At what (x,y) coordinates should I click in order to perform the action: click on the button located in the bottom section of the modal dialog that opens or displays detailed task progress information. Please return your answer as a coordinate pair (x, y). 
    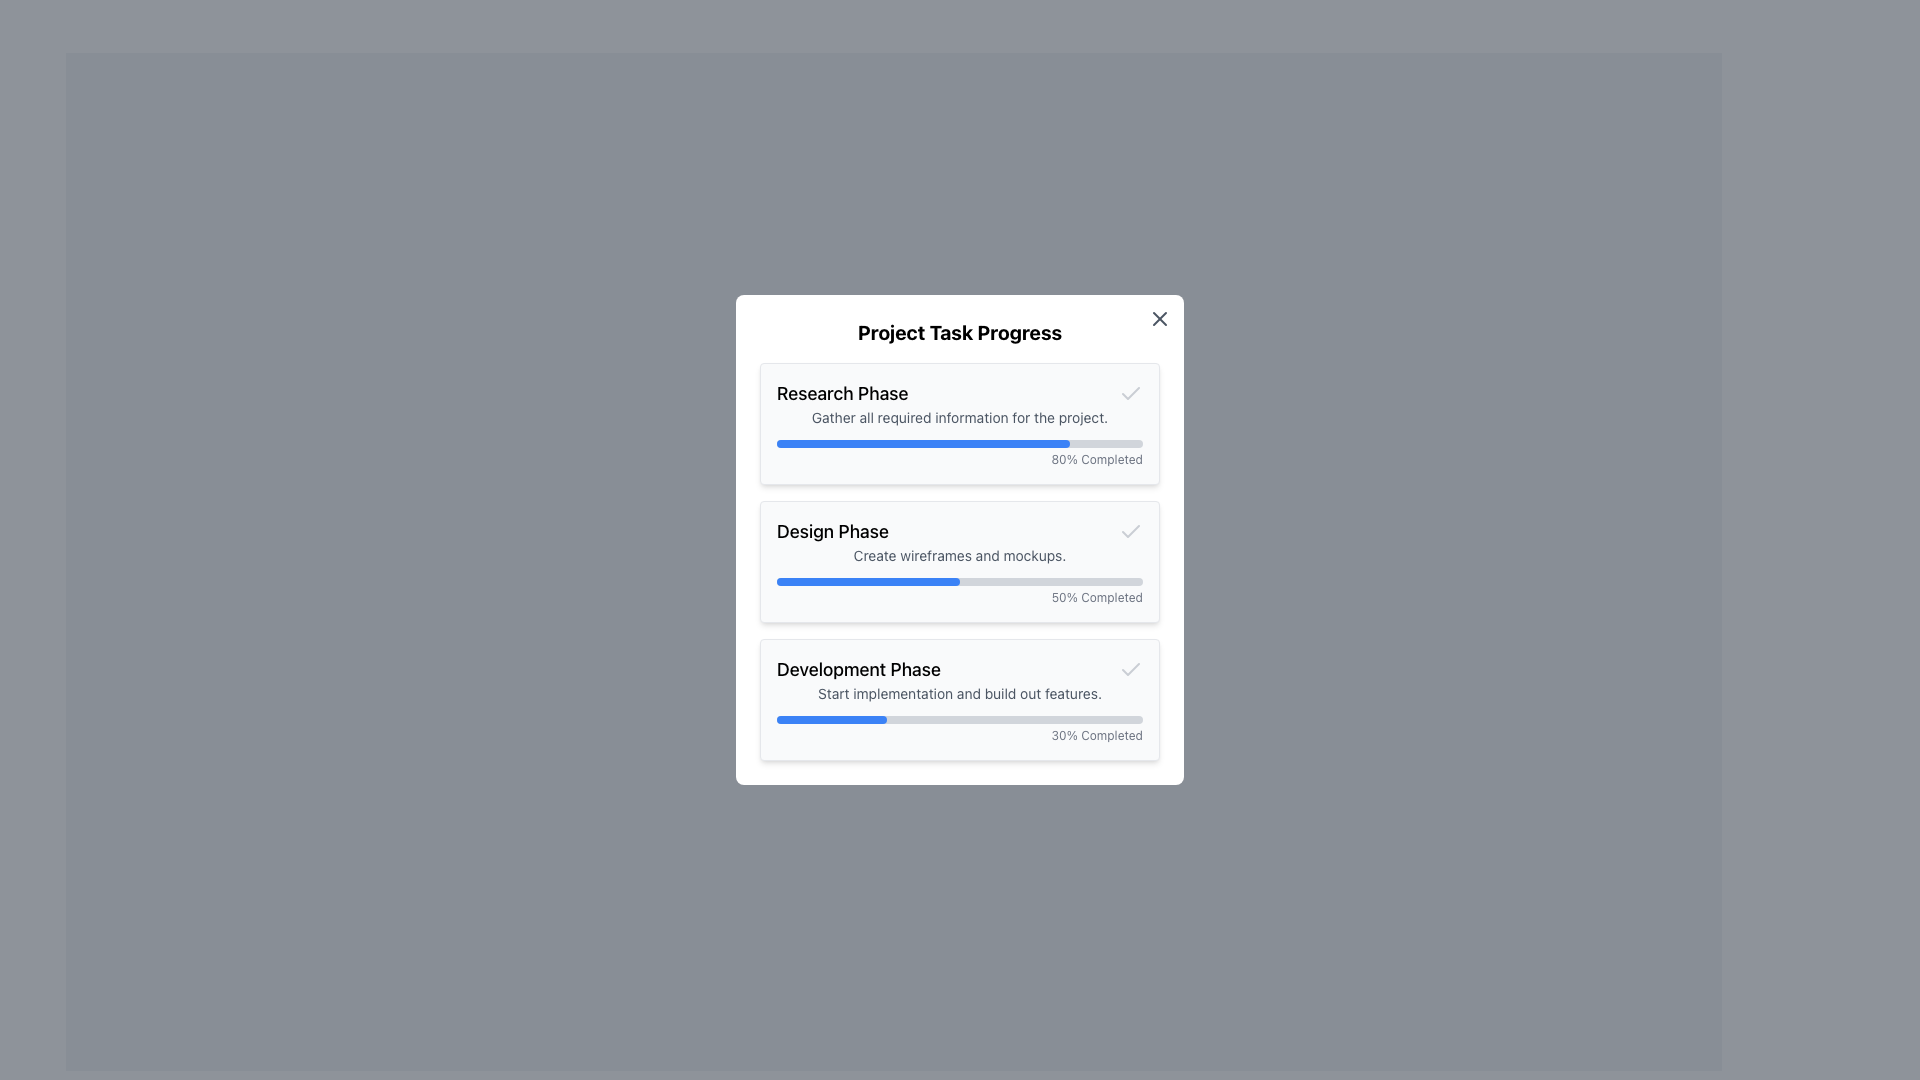
    Looking at the image, I should click on (892, 592).